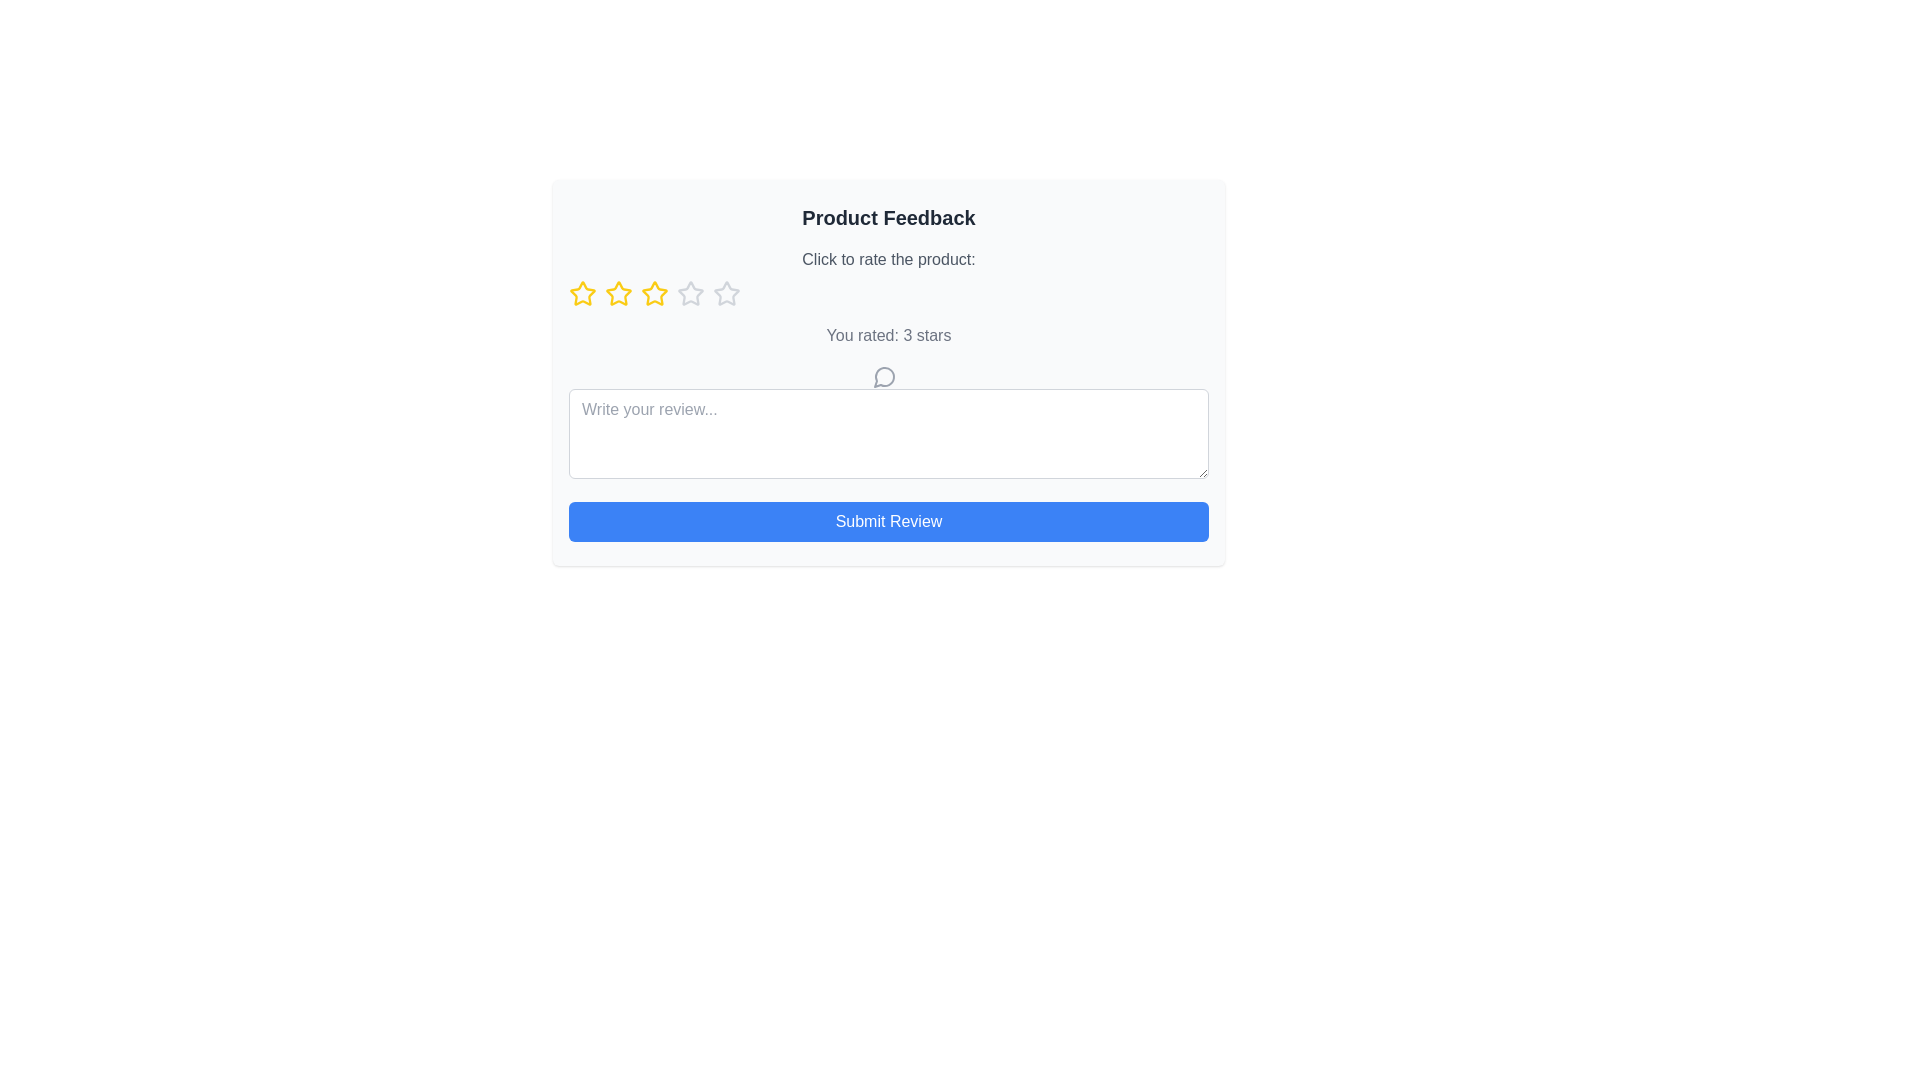  Describe the element at coordinates (883, 377) in the screenshot. I see `the graphical icon located in the 'Product Feedback' section, positioned directly above the text input area for review comments` at that location.